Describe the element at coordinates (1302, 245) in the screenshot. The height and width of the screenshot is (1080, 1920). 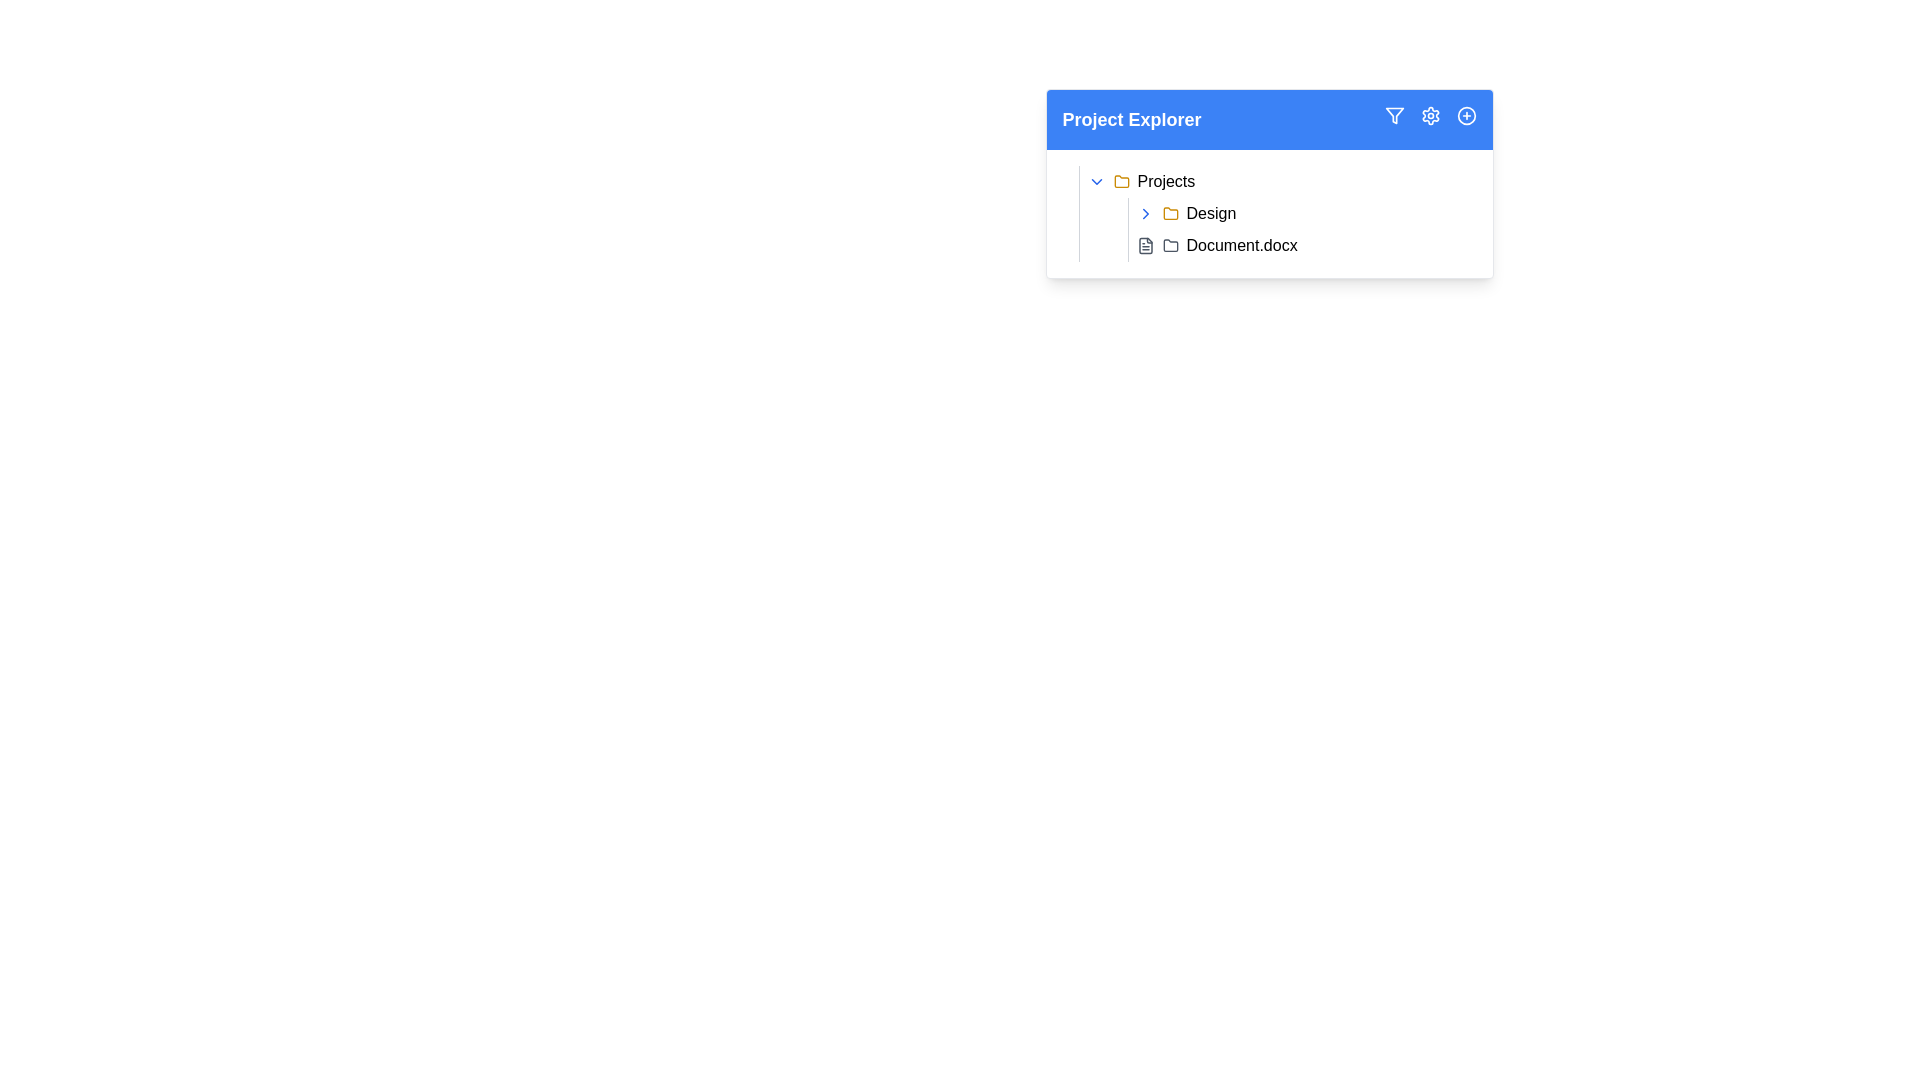
I see `the list item labeled 'Document.docx' under the 'Design' sub-folder` at that location.